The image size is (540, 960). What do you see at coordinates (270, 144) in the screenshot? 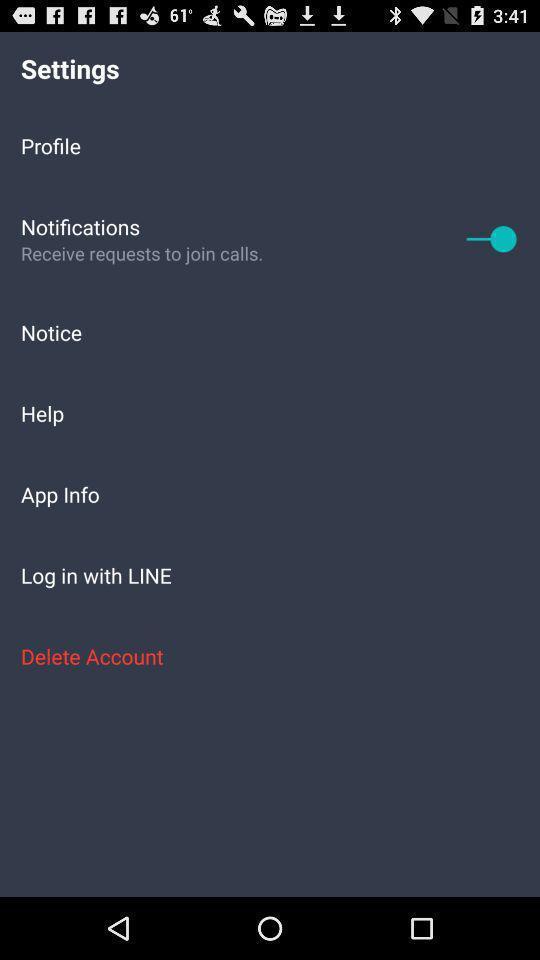
I see `the item above notifications item` at bounding box center [270, 144].